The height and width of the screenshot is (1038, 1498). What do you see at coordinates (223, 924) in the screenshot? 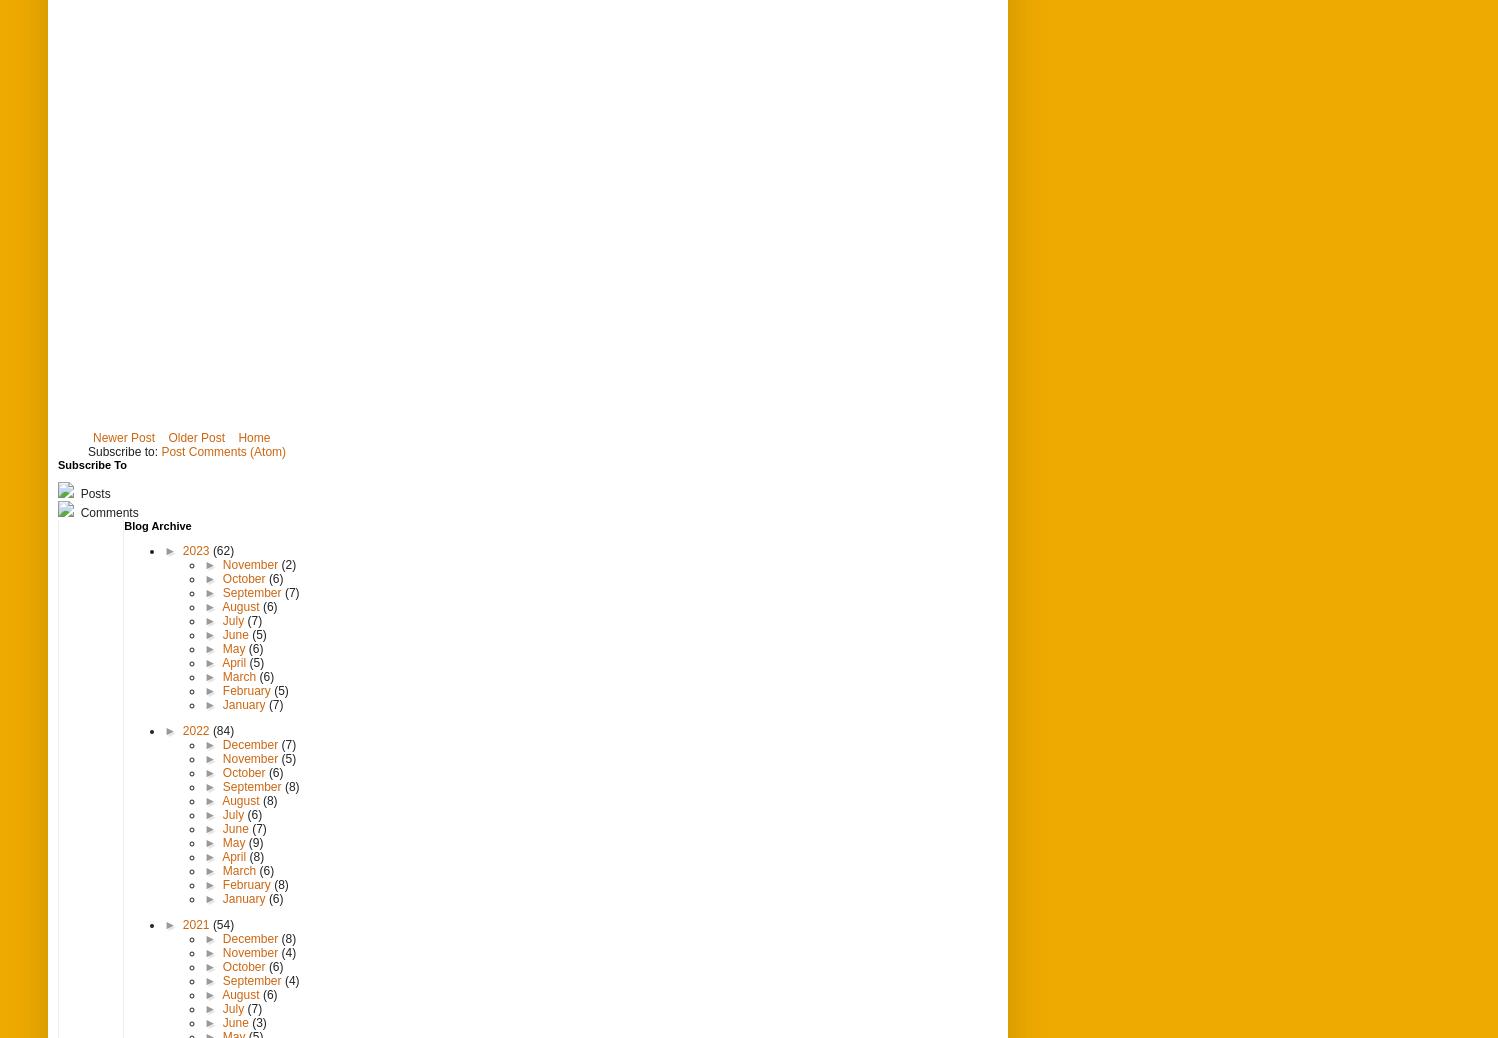
I see `'(54)'` at bounding box center [223, 924].